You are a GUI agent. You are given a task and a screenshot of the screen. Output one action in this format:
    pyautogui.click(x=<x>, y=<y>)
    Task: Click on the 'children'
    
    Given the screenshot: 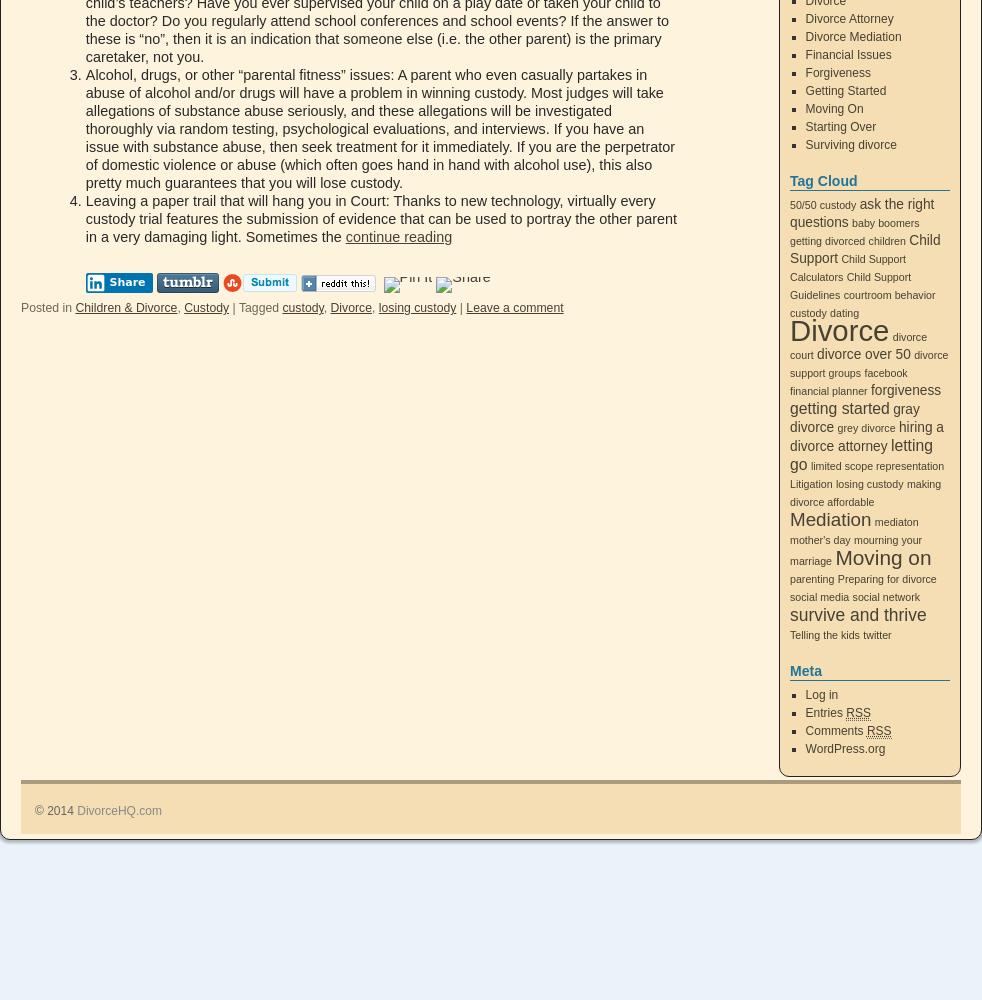 What is the action you would take?
    pyautogui.click(x=886, y=240)
    